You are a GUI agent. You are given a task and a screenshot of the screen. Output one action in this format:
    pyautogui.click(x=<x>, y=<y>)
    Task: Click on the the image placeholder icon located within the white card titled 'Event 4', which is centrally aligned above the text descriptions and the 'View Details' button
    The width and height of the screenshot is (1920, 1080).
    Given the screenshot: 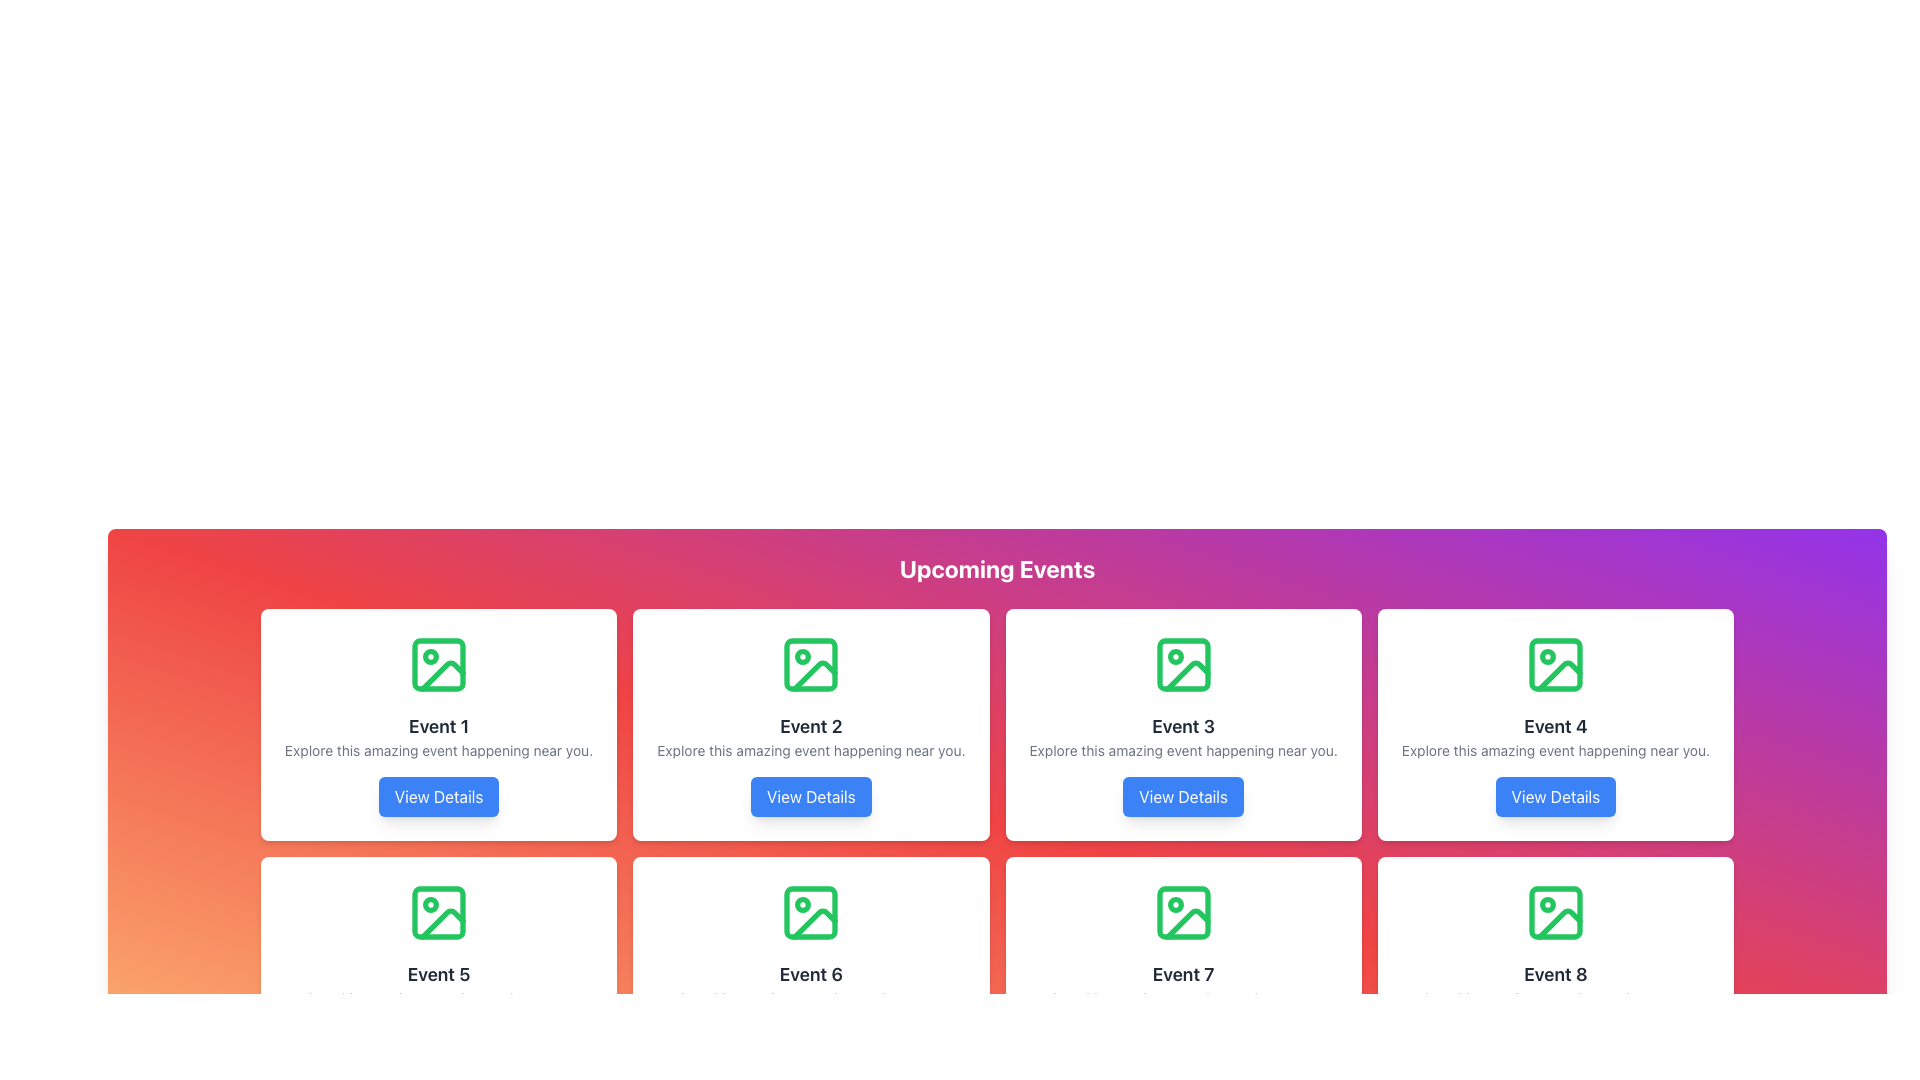 What is the action you would take?
    pyautogui.click(x=1554, y=664)
    